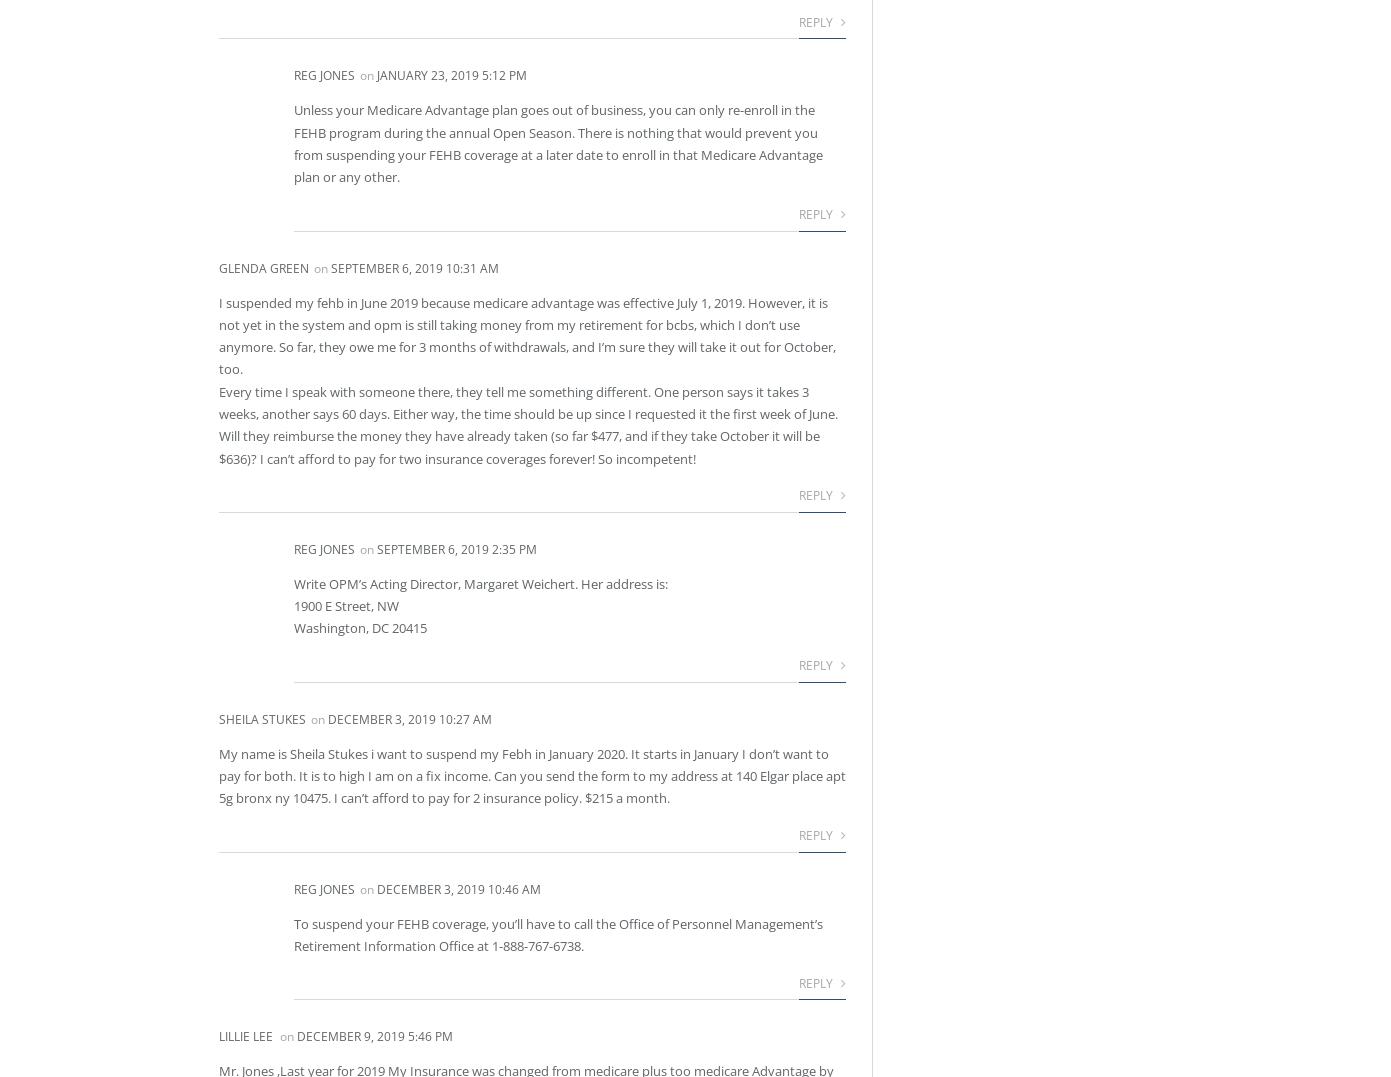 The width and height of the screenshot is (1391, 1077). Describe the element at coordinates (245, 1035) in the screenshot. I see `'LILLIE LEE'` at that location.